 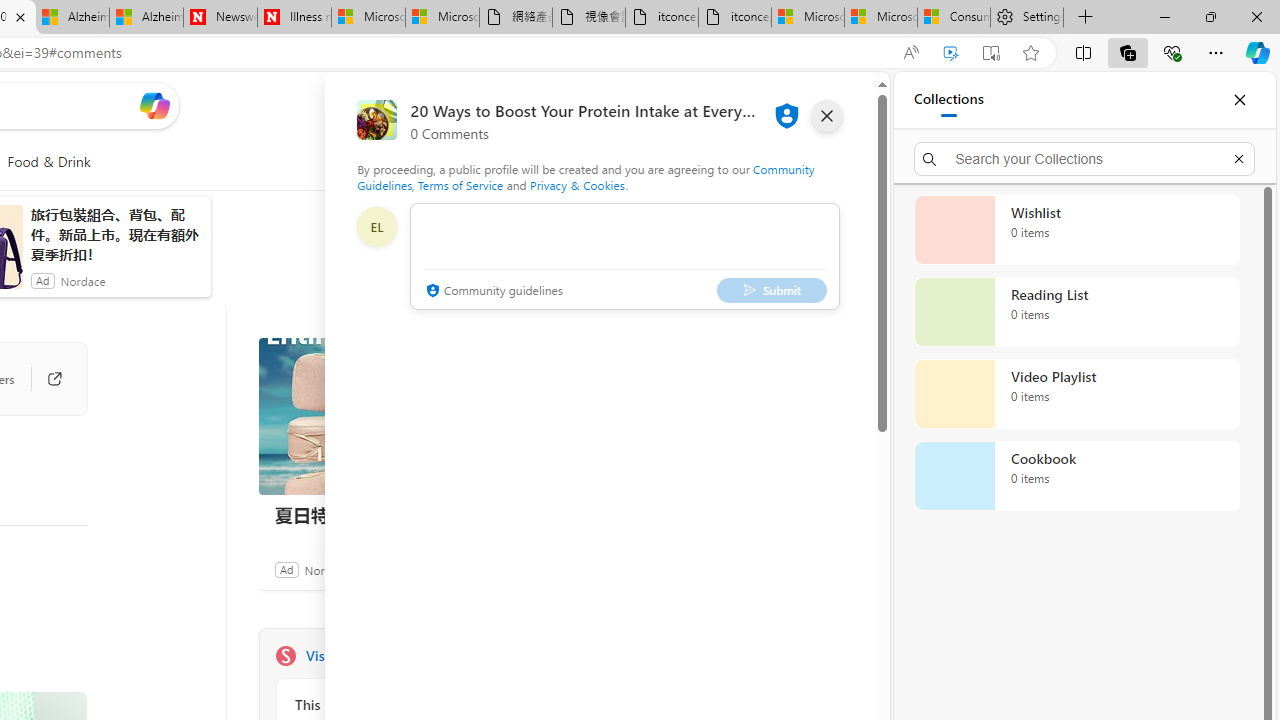 I want to click on 'Newsweek - News, Analysis, Politics, Business, Technology', so click(x=220, y=17).